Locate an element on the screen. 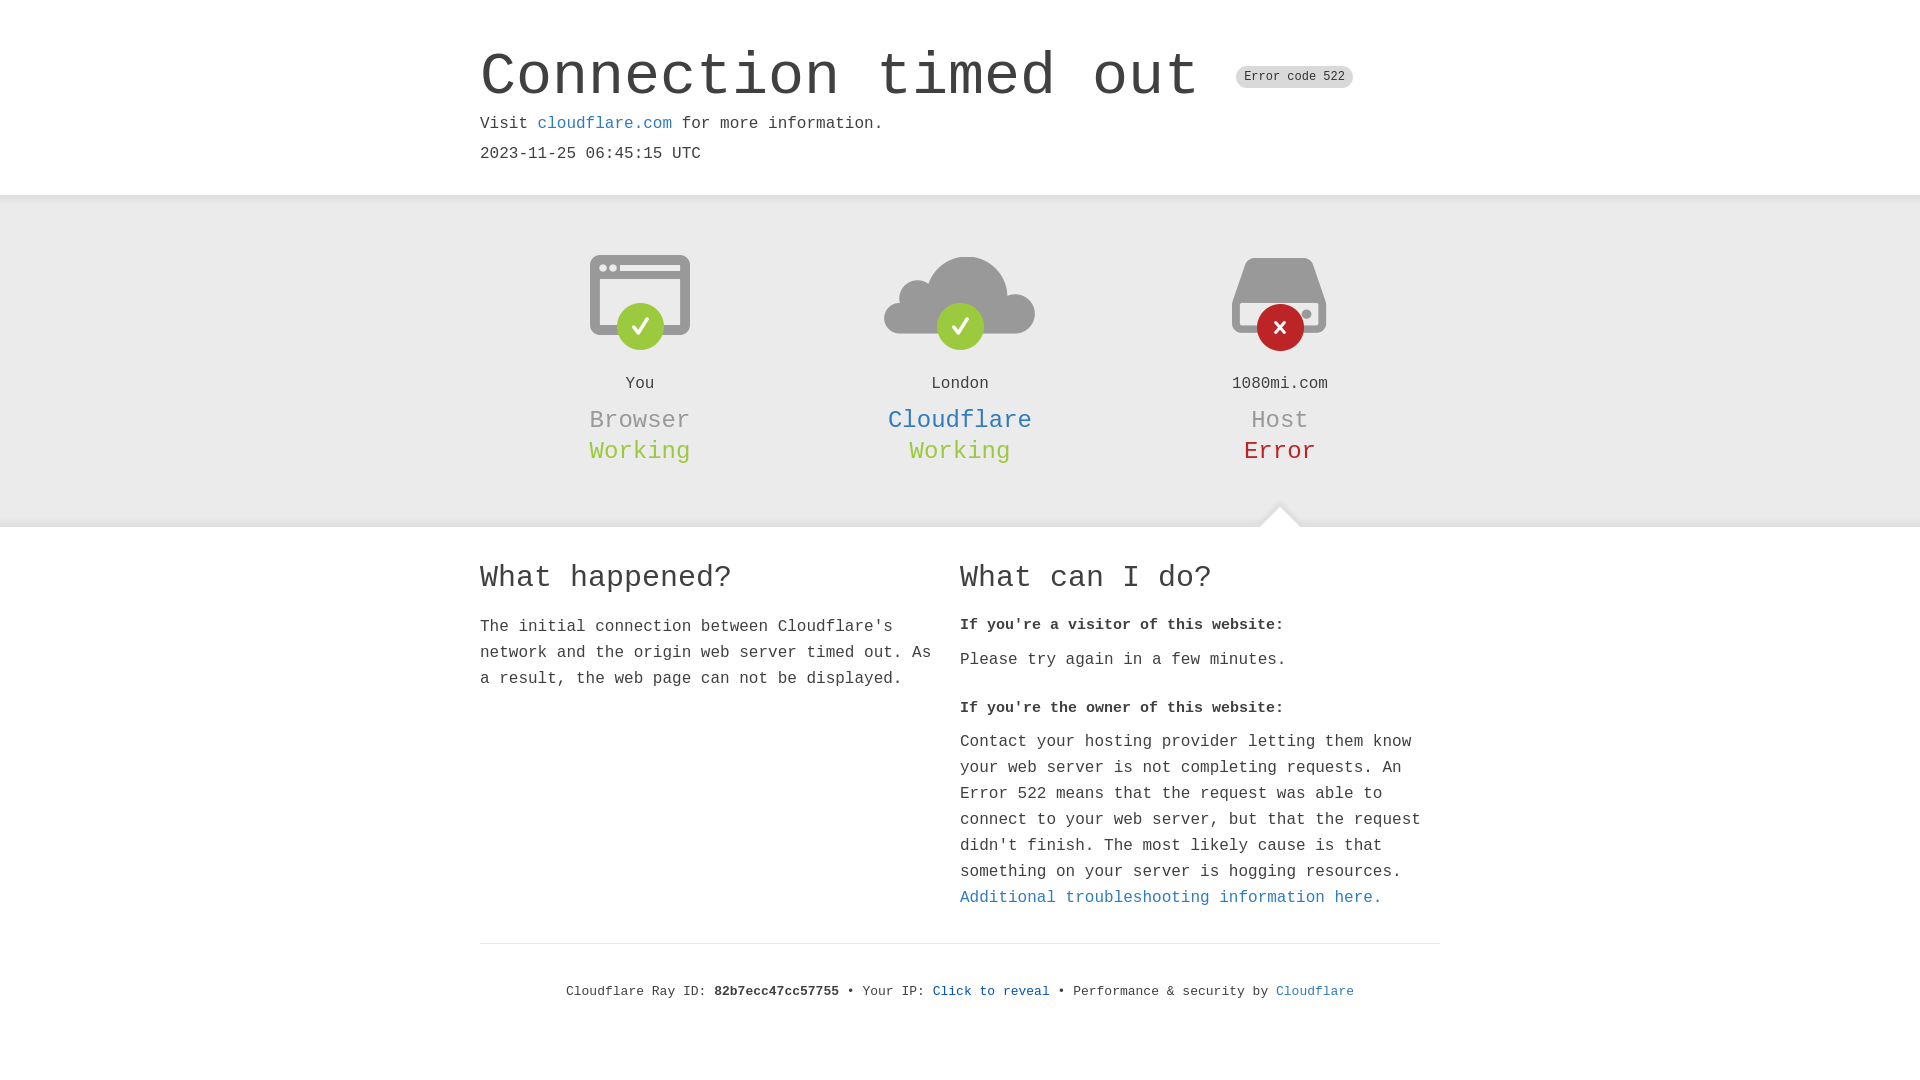 The width and height of the screenshot is (1920, 1080). 'cloudflare.com' is located at coordinates (603, 123).